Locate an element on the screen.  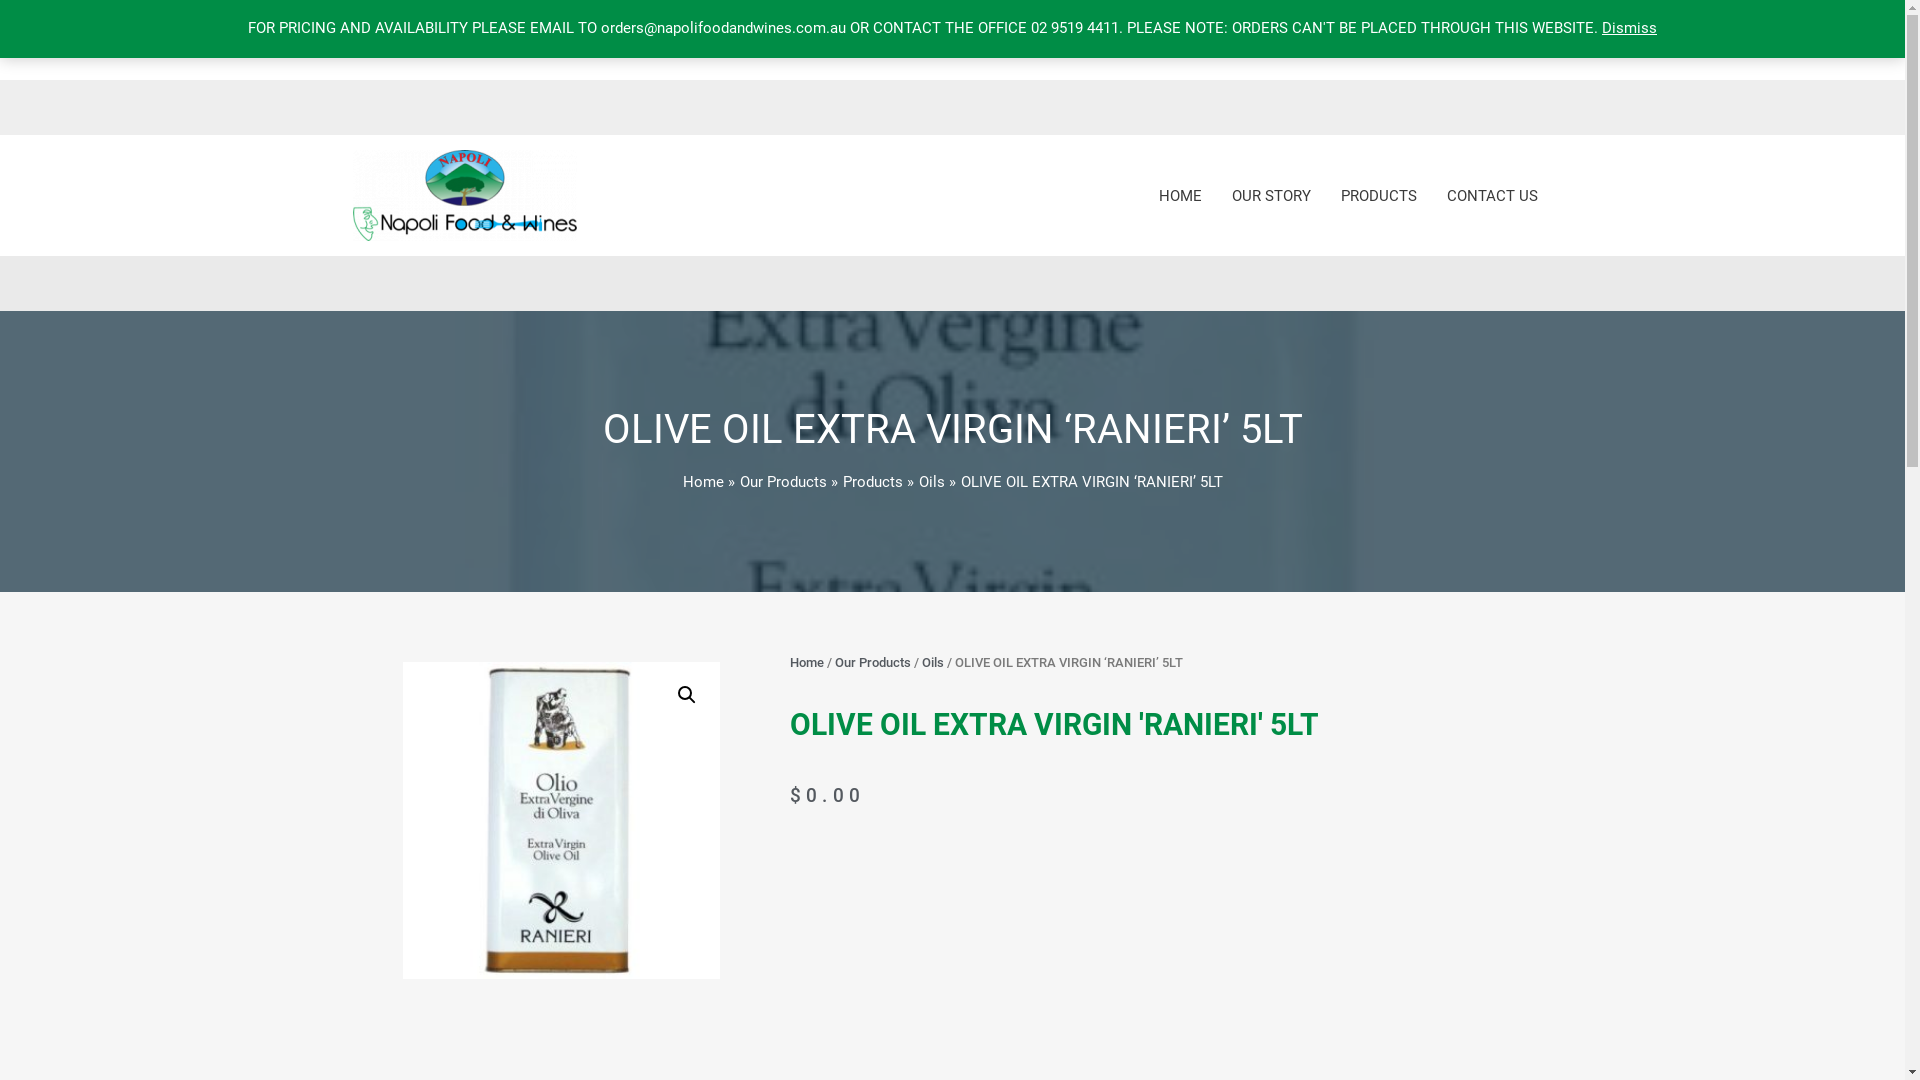
'Our Products' is located at coordinates (834, 662).